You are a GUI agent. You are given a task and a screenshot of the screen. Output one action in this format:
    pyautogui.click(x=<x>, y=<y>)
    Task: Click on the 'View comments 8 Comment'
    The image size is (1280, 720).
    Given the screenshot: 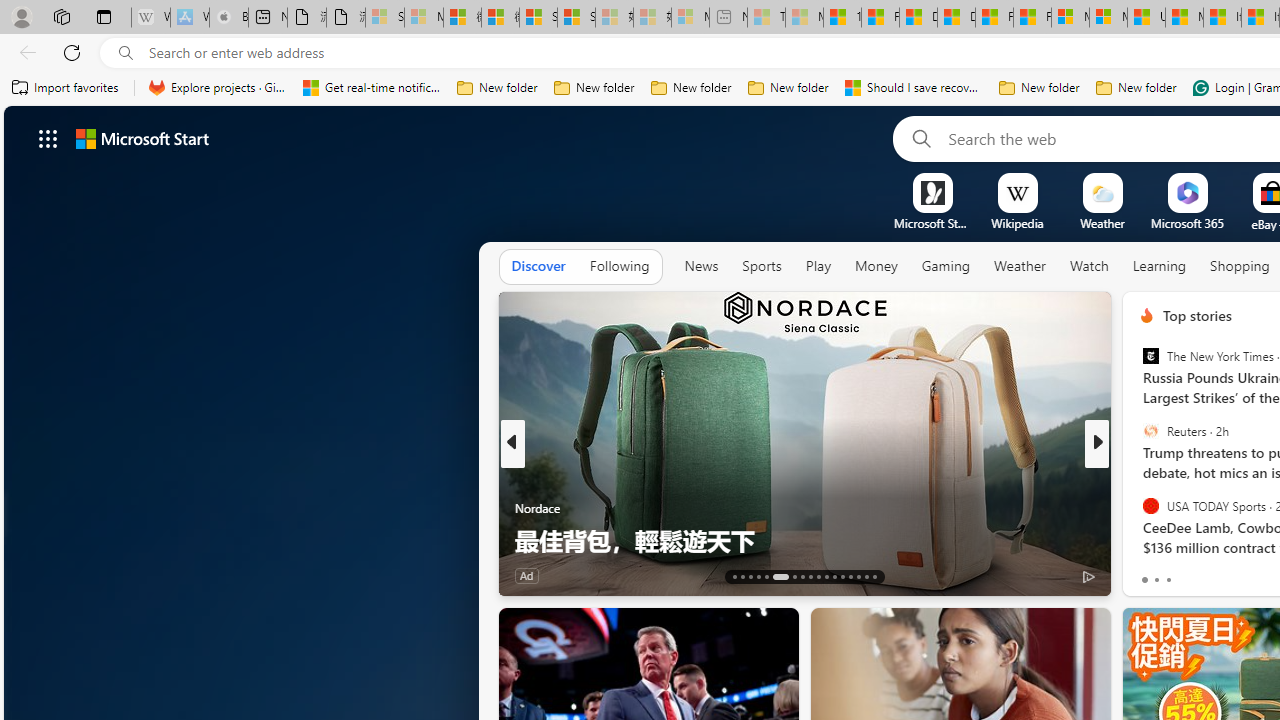 What is the action you would take?
    pyautogui.click(x=1234, y=575)
    